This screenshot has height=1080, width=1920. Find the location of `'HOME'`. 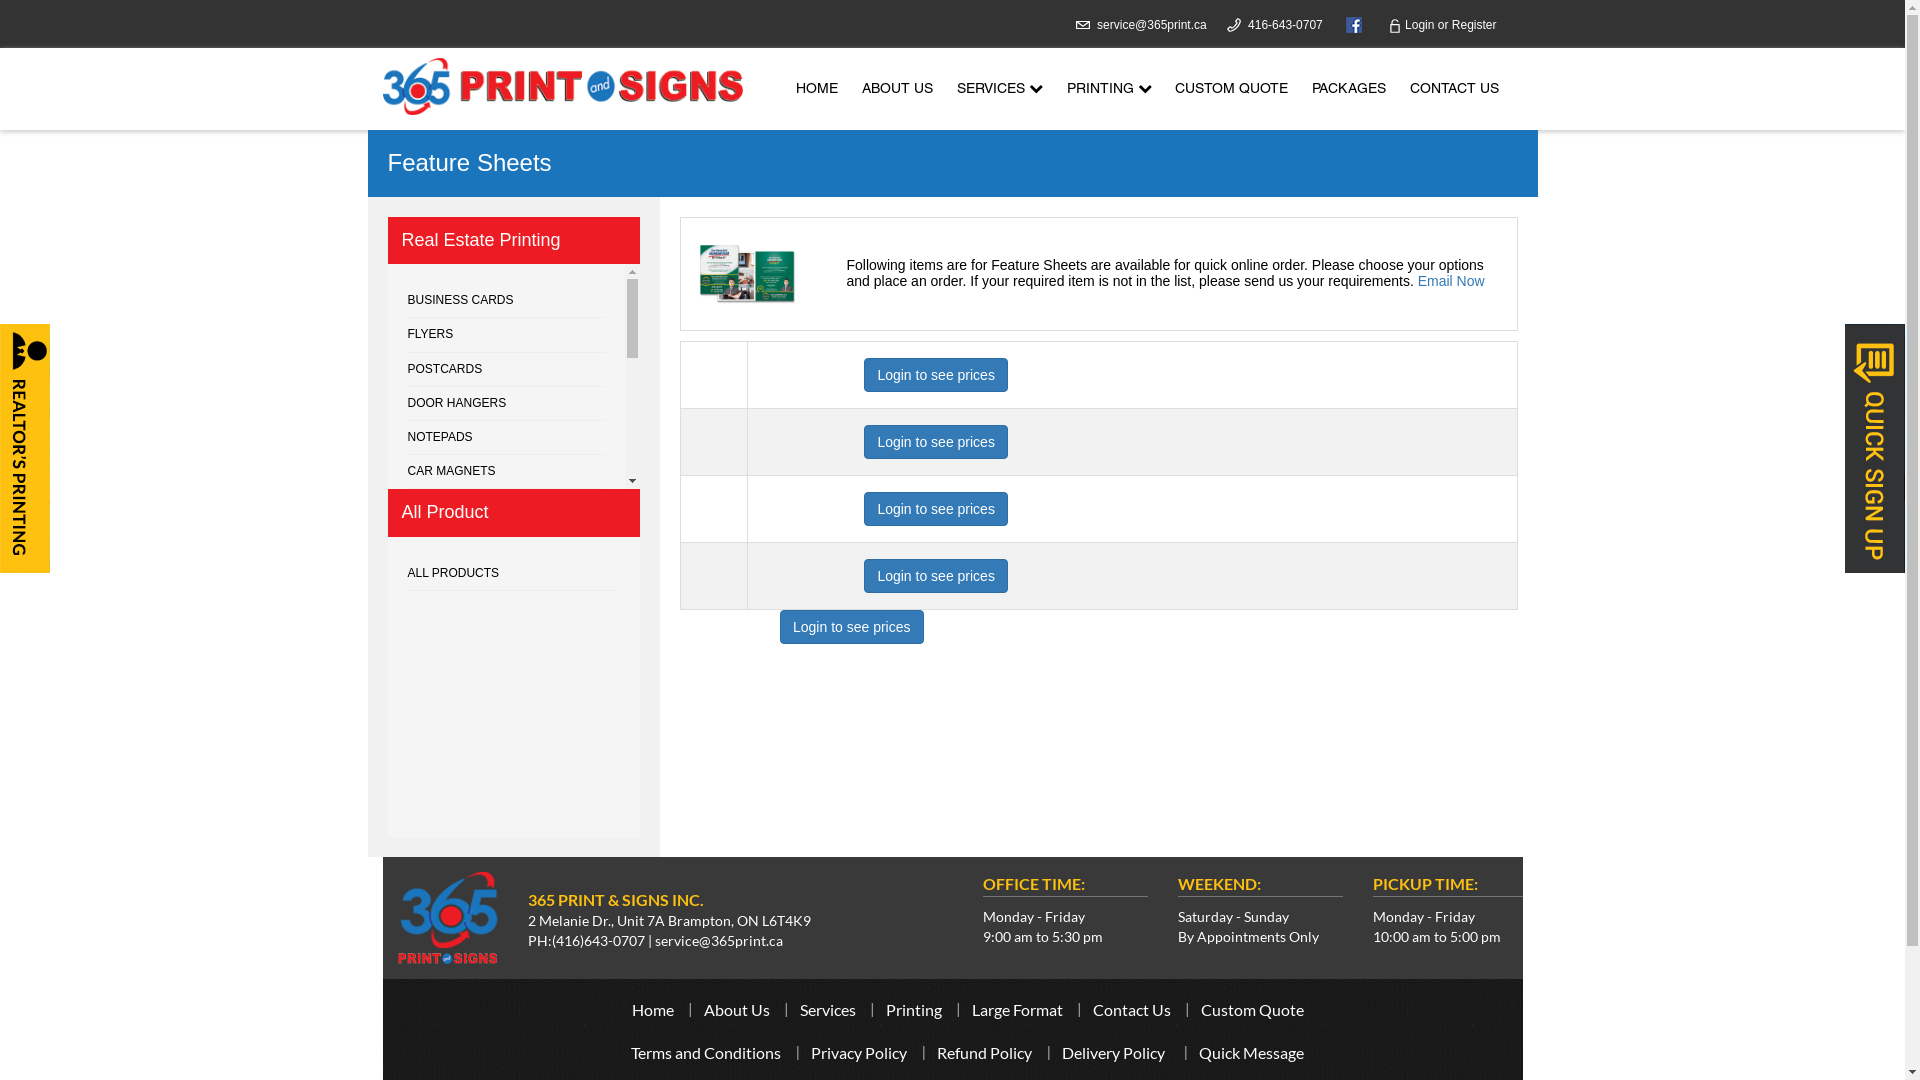

'HOME' is located at coordinates (816, 88).